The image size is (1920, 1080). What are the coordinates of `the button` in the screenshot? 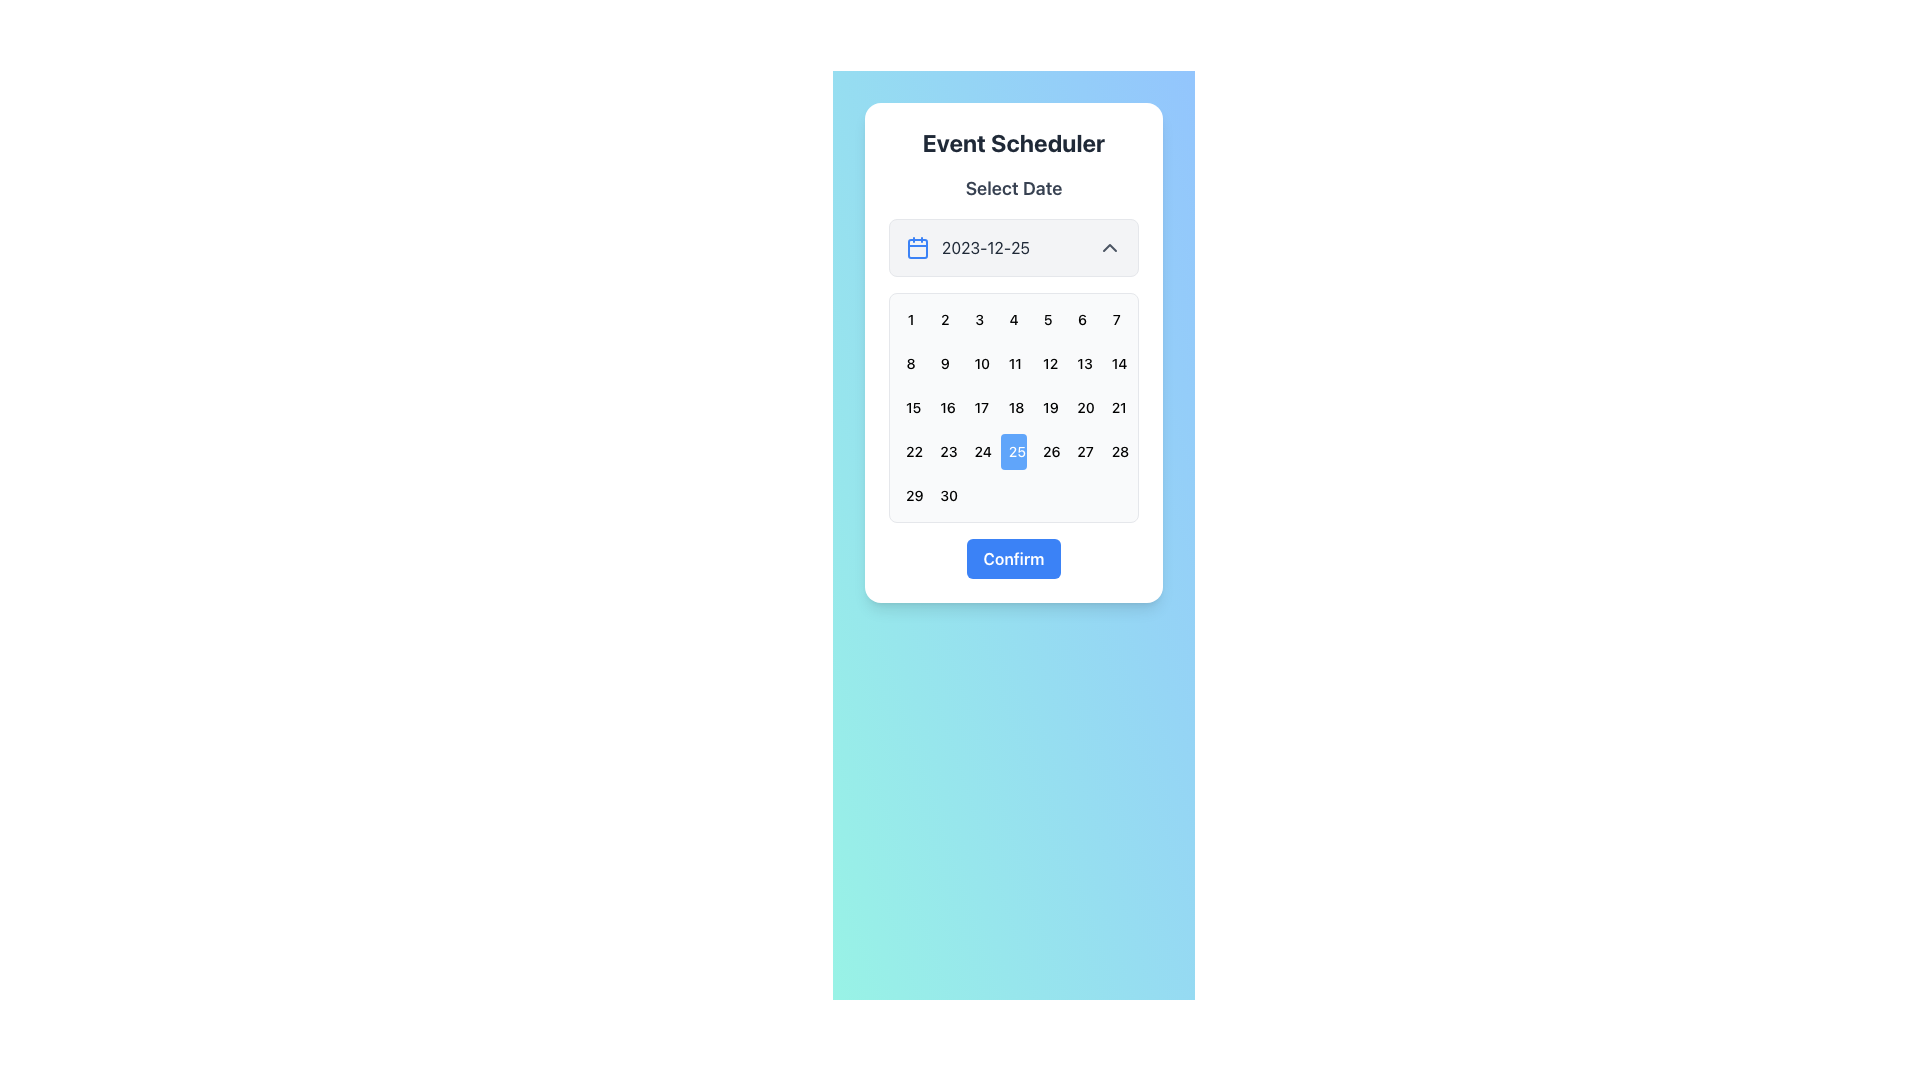 It's located at (1115, 319).